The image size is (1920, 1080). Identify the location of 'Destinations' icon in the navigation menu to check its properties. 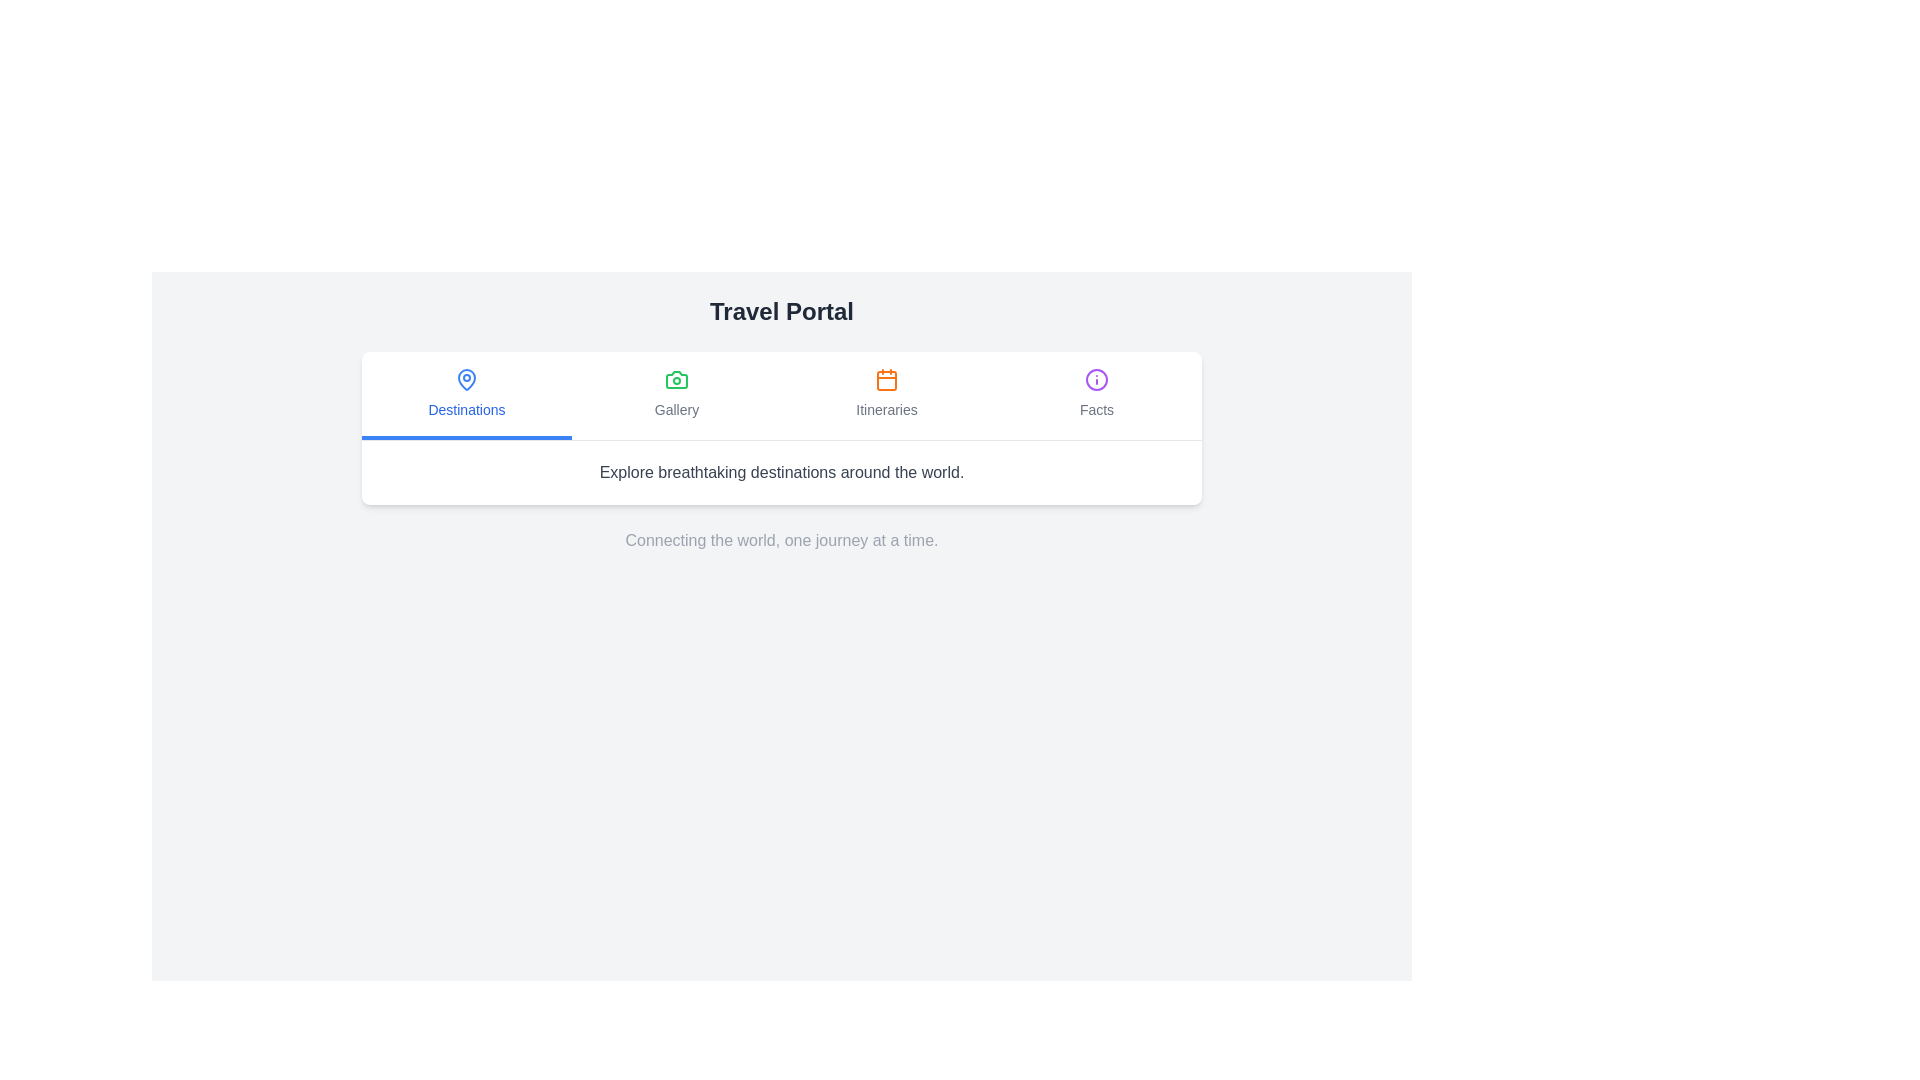
(465, 378).